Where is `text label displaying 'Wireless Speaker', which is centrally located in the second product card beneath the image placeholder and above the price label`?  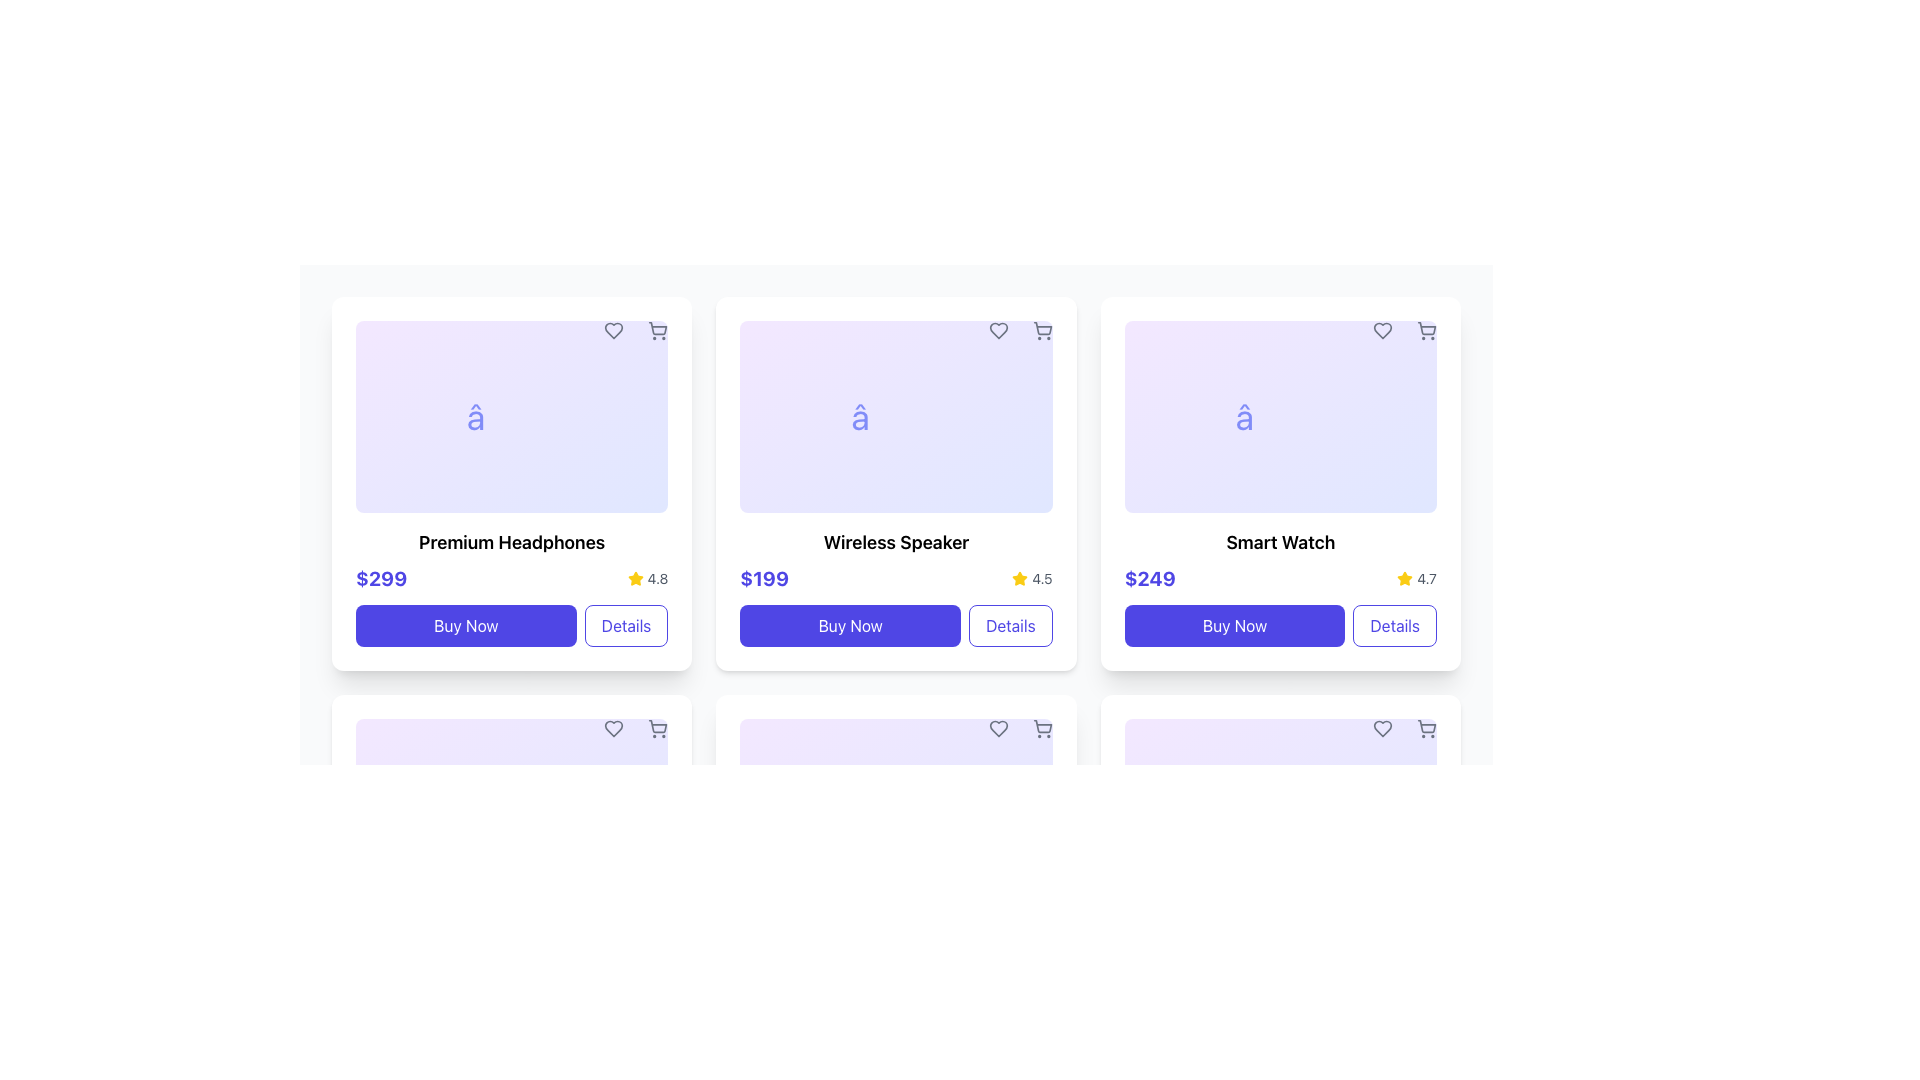
text label displaying 'Wireless Speaker', which is centrally located in the second product card beneath the image placeholder and above the price label is located at coordinates (895, 543).